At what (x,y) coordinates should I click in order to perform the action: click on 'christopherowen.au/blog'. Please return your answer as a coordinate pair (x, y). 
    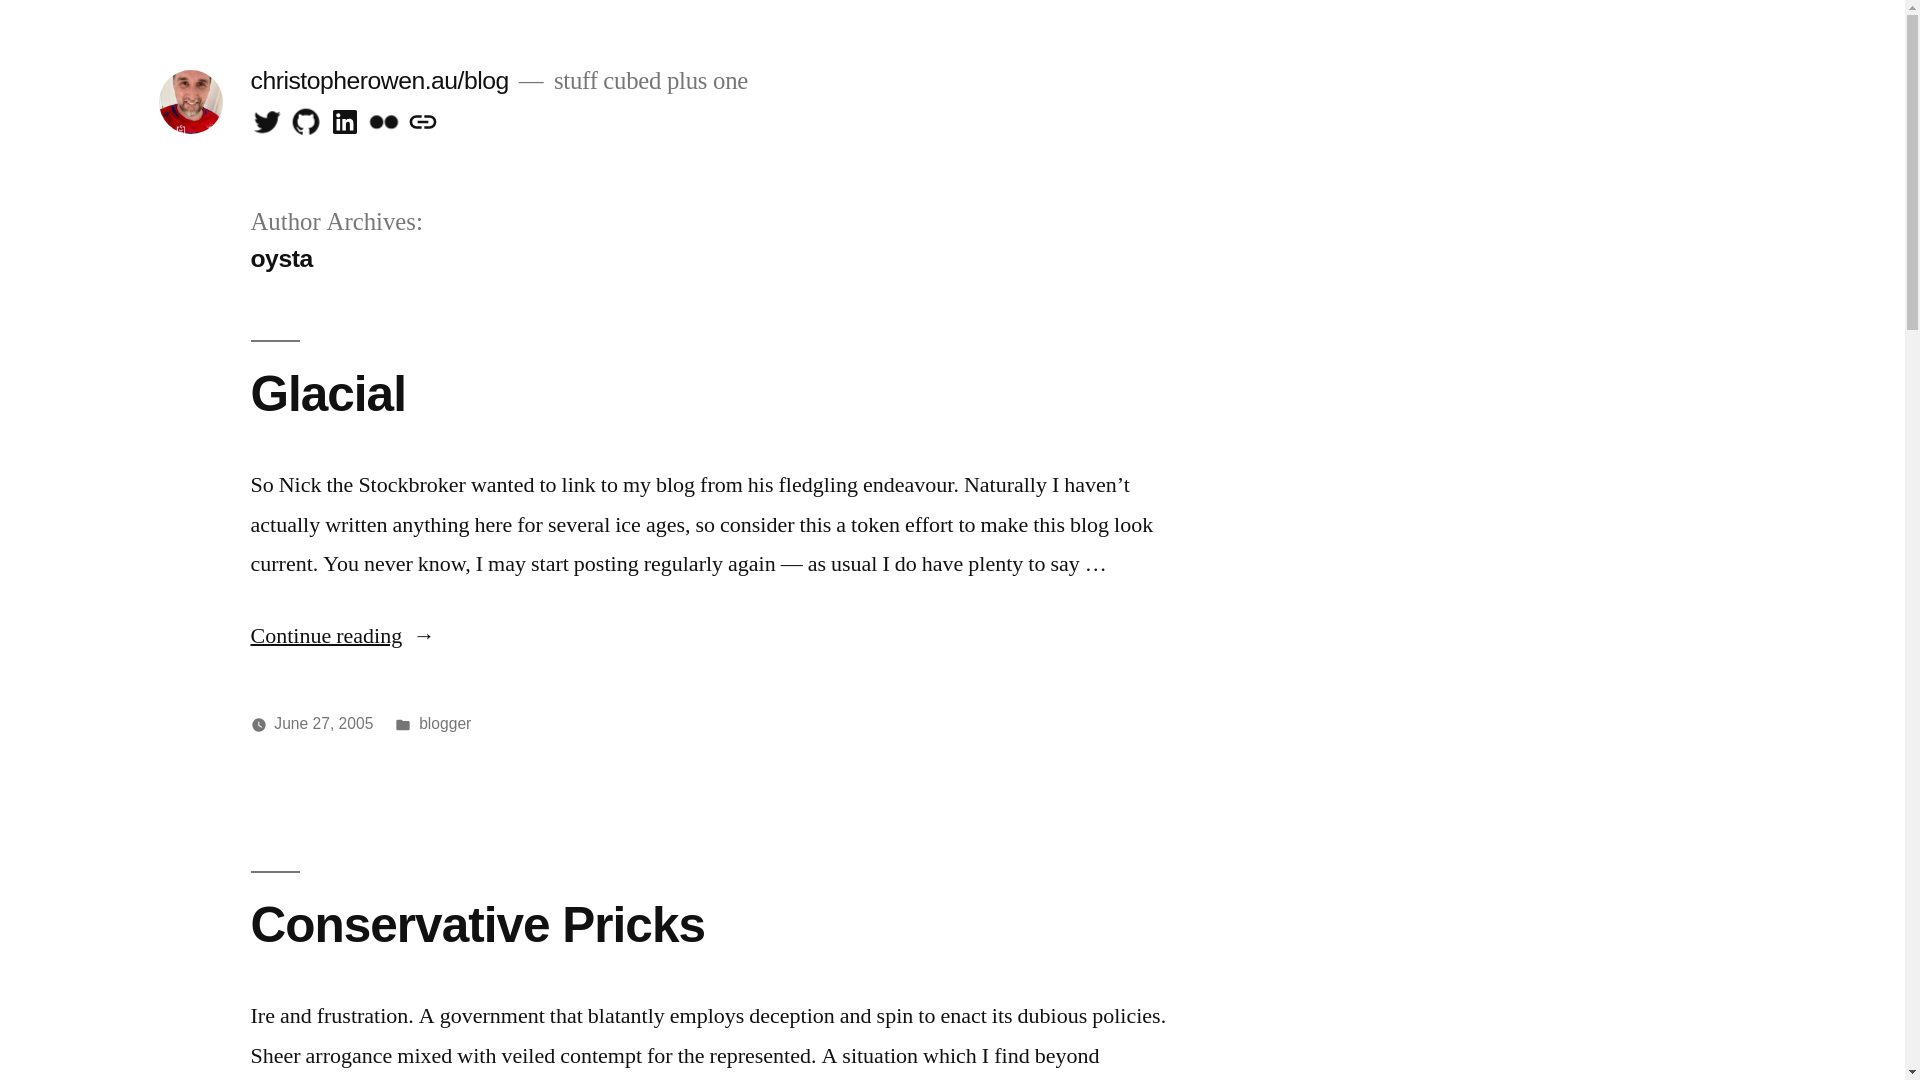
    Looking at the image, I should click on (379, 79).